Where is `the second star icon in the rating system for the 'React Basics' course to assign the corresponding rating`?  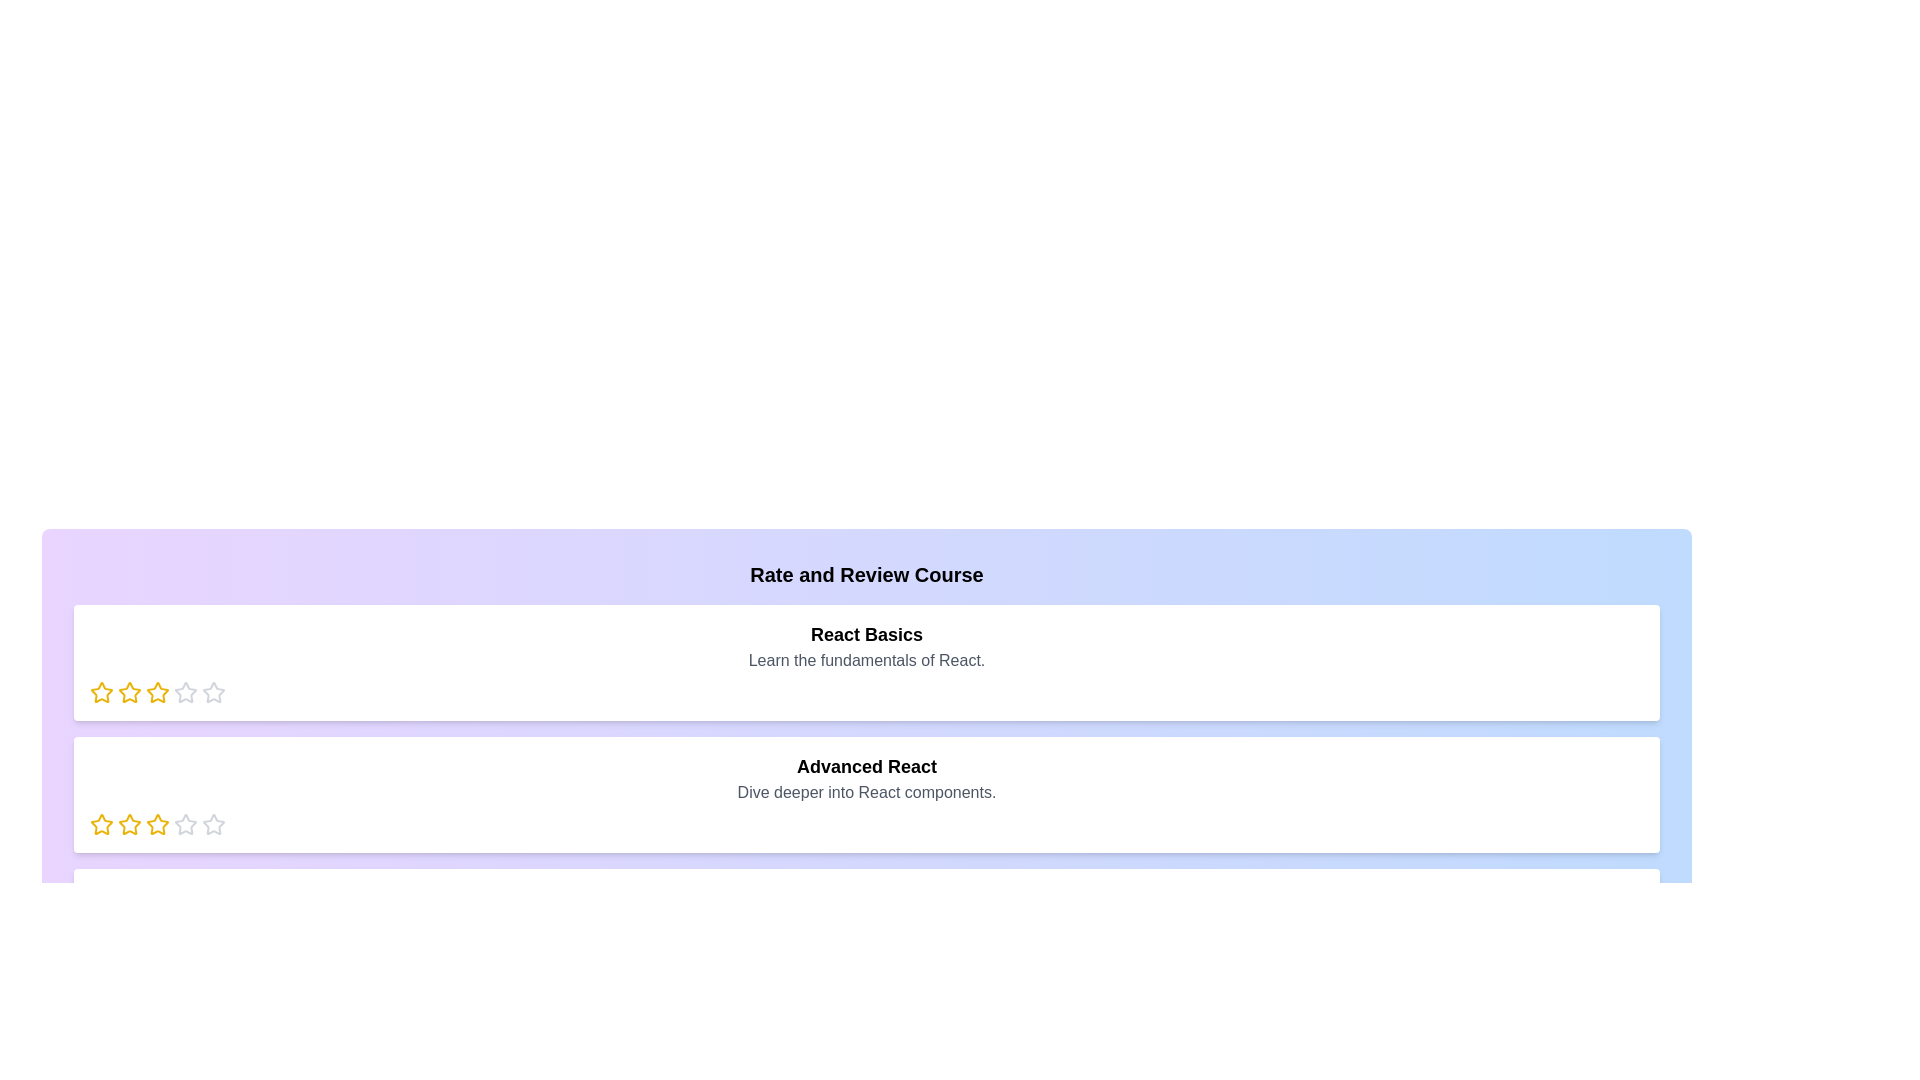 the second star icon in the rating system for the 'React Basics' course to assign the corresponding rating is located at coordinates (157, 691).